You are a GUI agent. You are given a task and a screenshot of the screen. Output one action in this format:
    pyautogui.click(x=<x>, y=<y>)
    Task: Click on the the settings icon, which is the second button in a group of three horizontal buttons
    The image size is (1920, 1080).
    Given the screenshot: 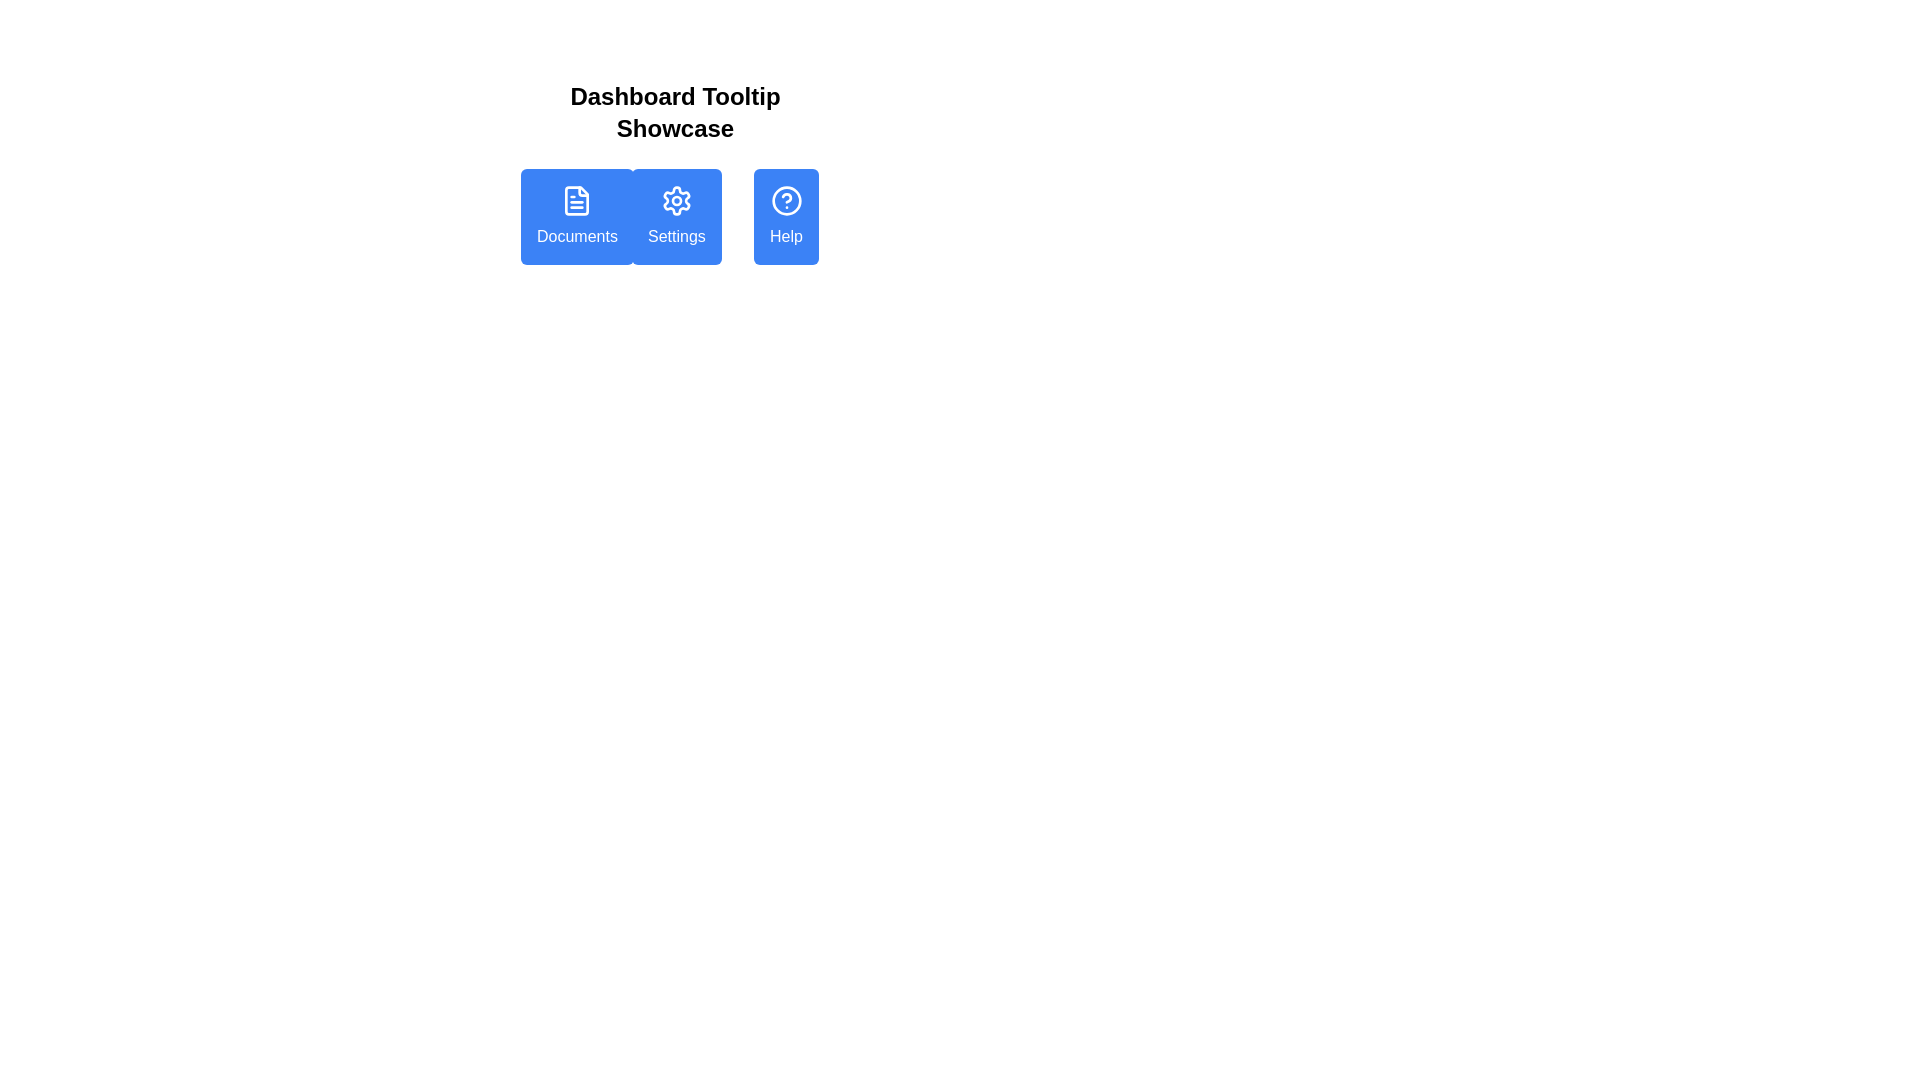 What is the action you would take?
    pyautogui.click(x=676, y=200)
    